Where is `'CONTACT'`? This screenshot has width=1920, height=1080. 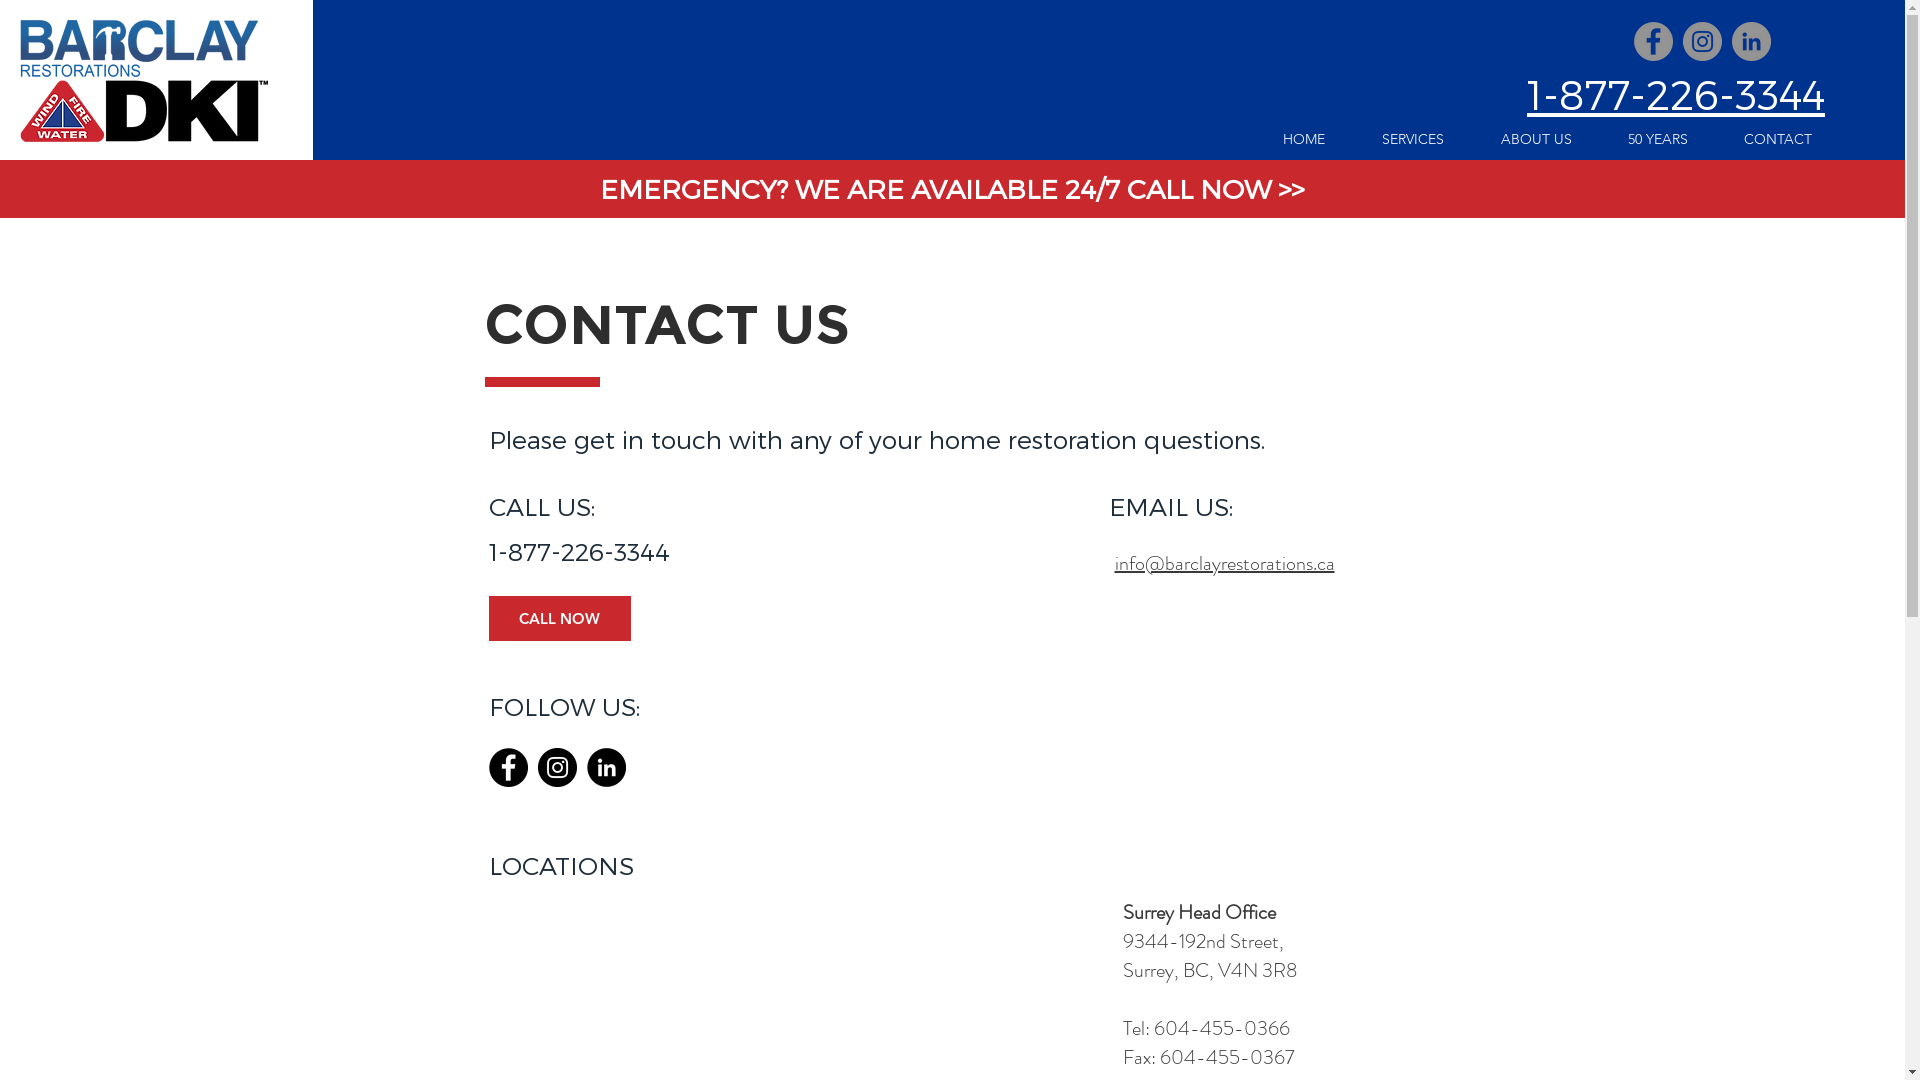 'CONTACT' is located at coordinates (1715, 138).